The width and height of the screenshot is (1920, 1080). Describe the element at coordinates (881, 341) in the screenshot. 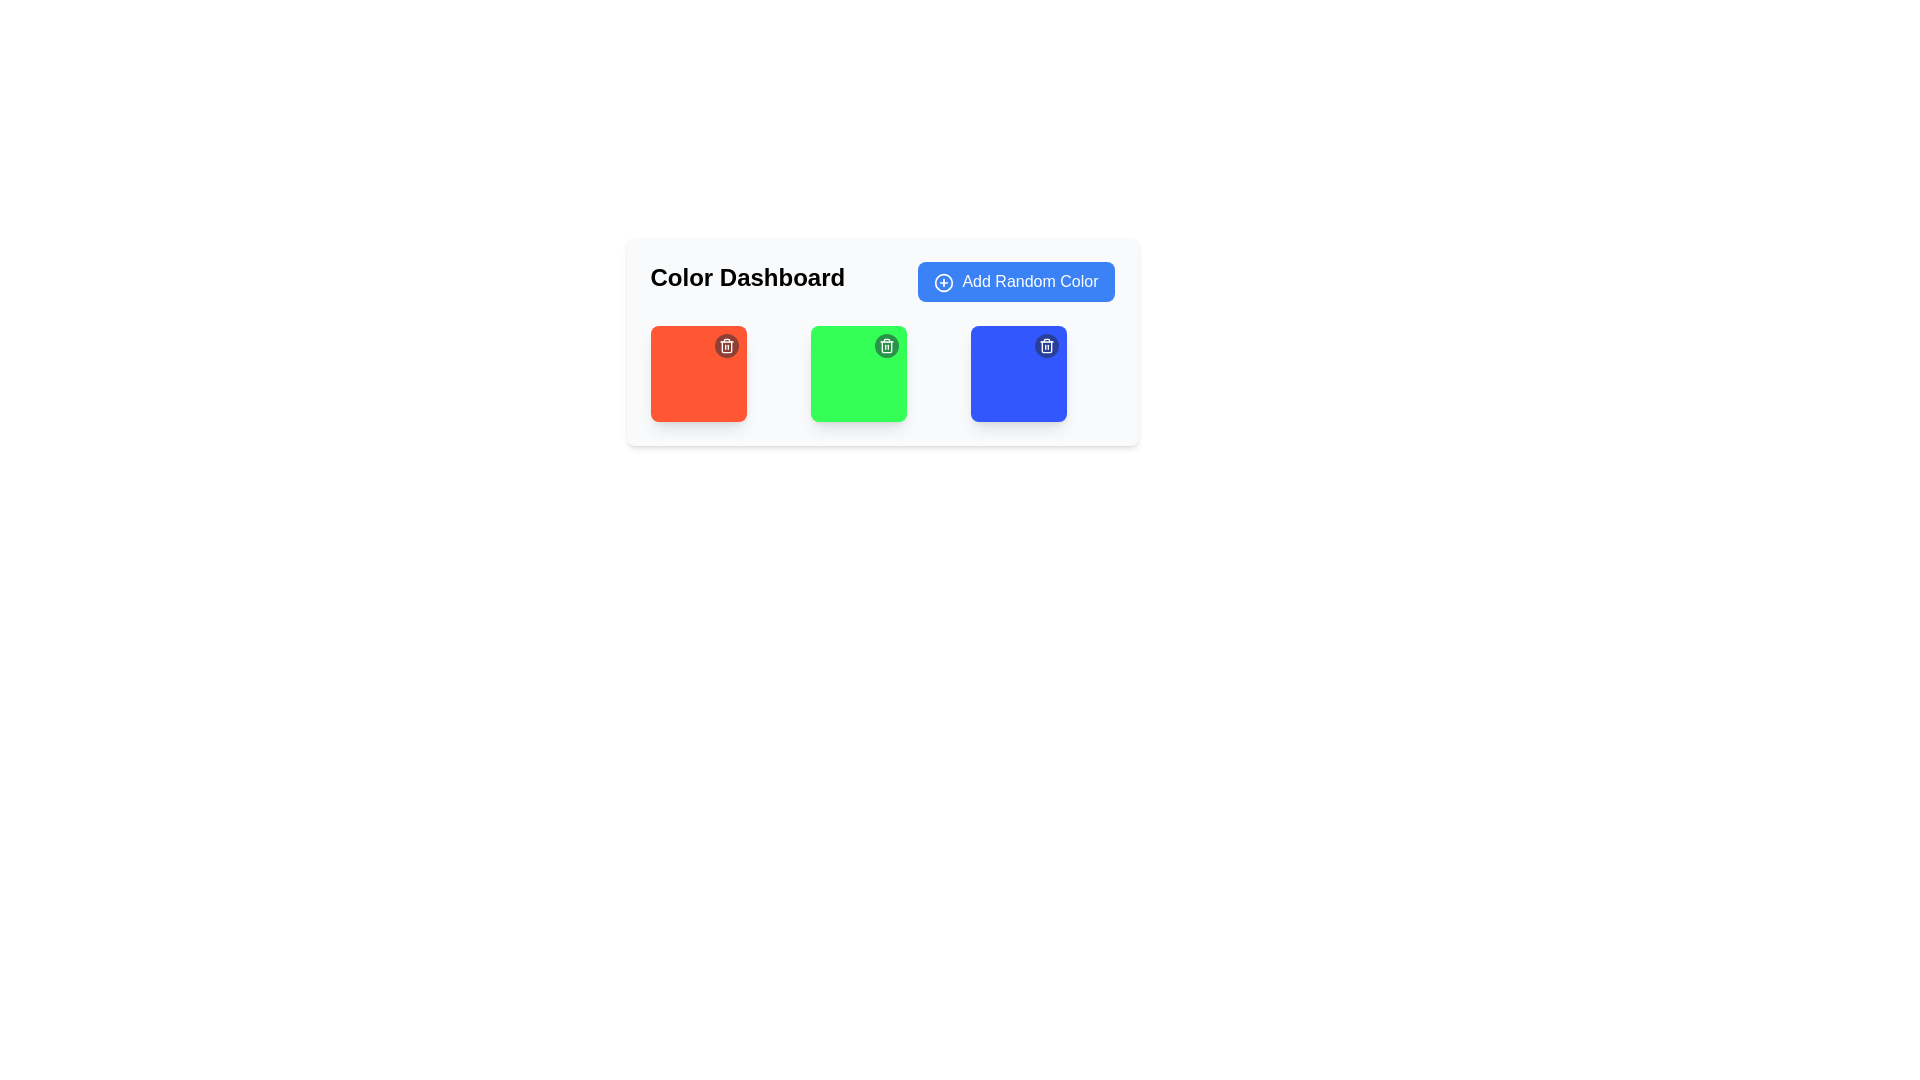

I see `the delete icon within the Card component that manages color cards` at that location.